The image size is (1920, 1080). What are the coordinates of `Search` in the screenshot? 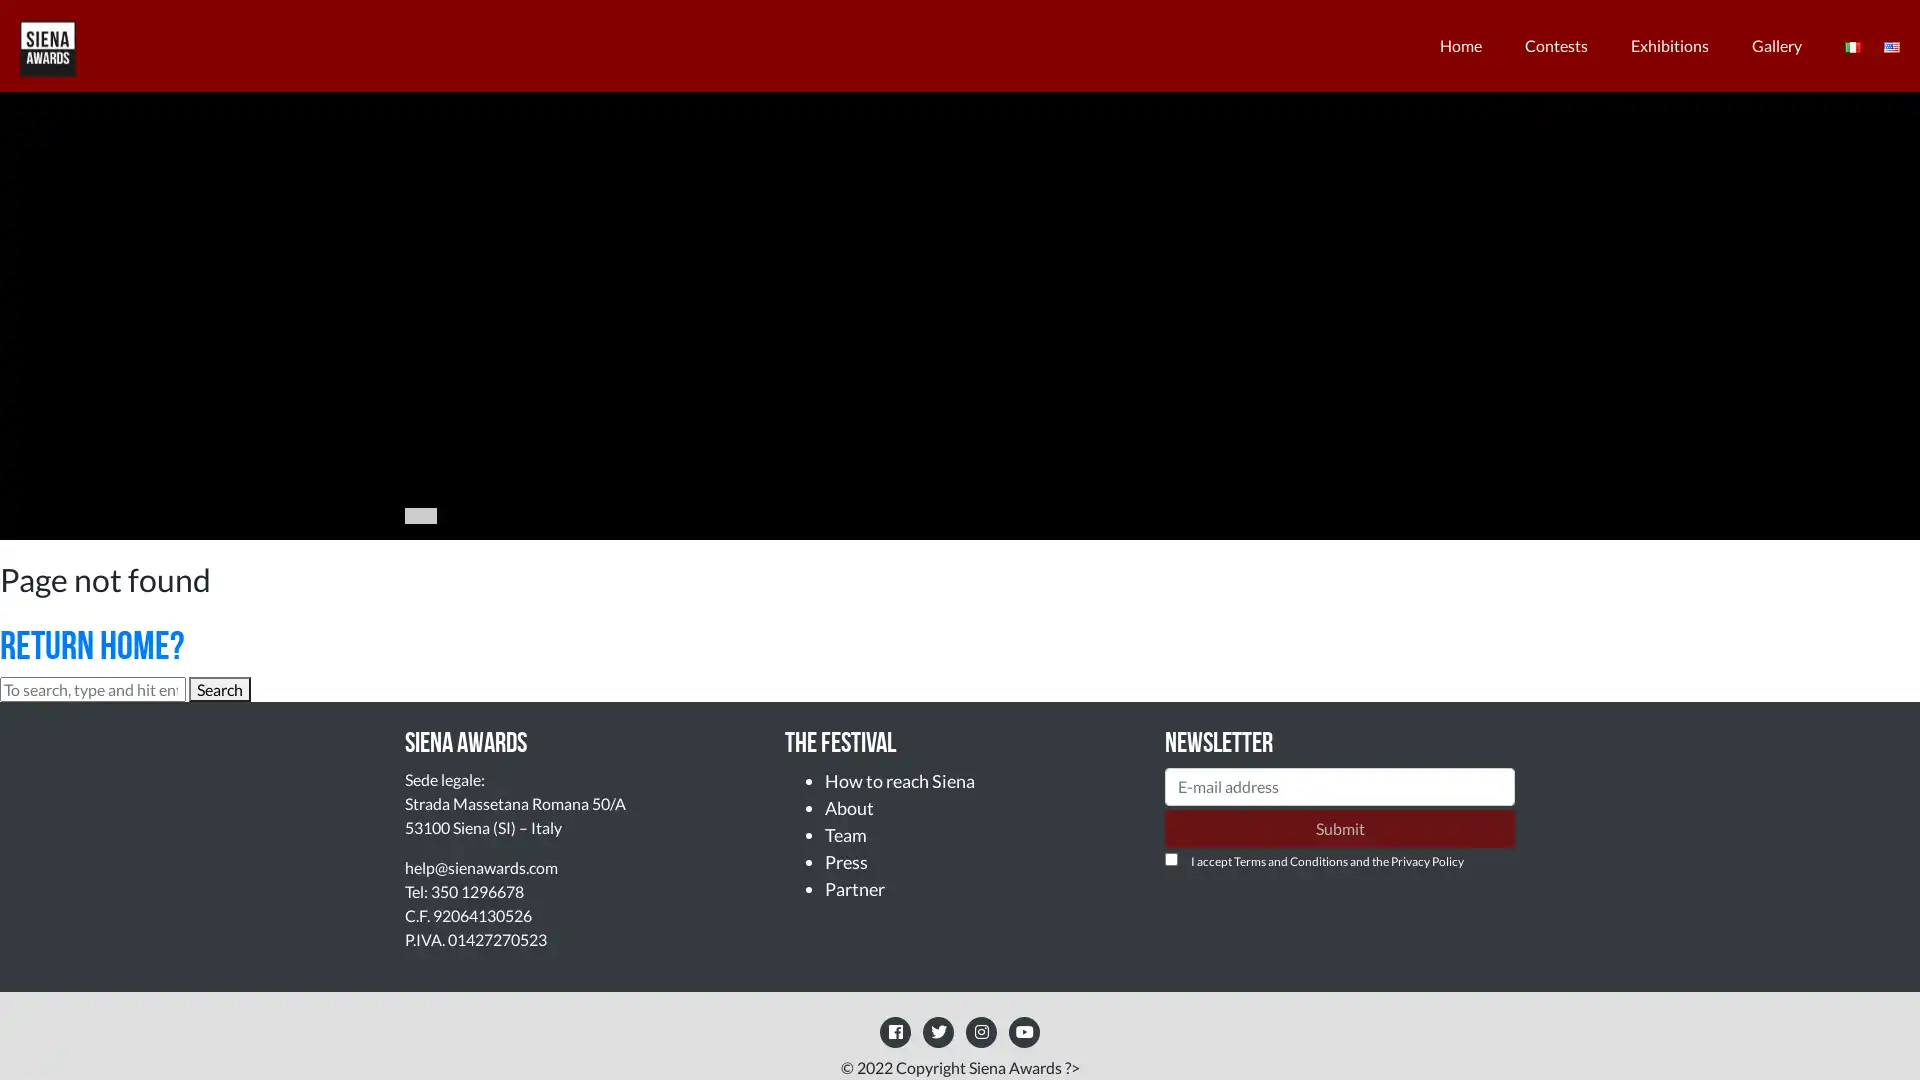 It's located at (220, 688).